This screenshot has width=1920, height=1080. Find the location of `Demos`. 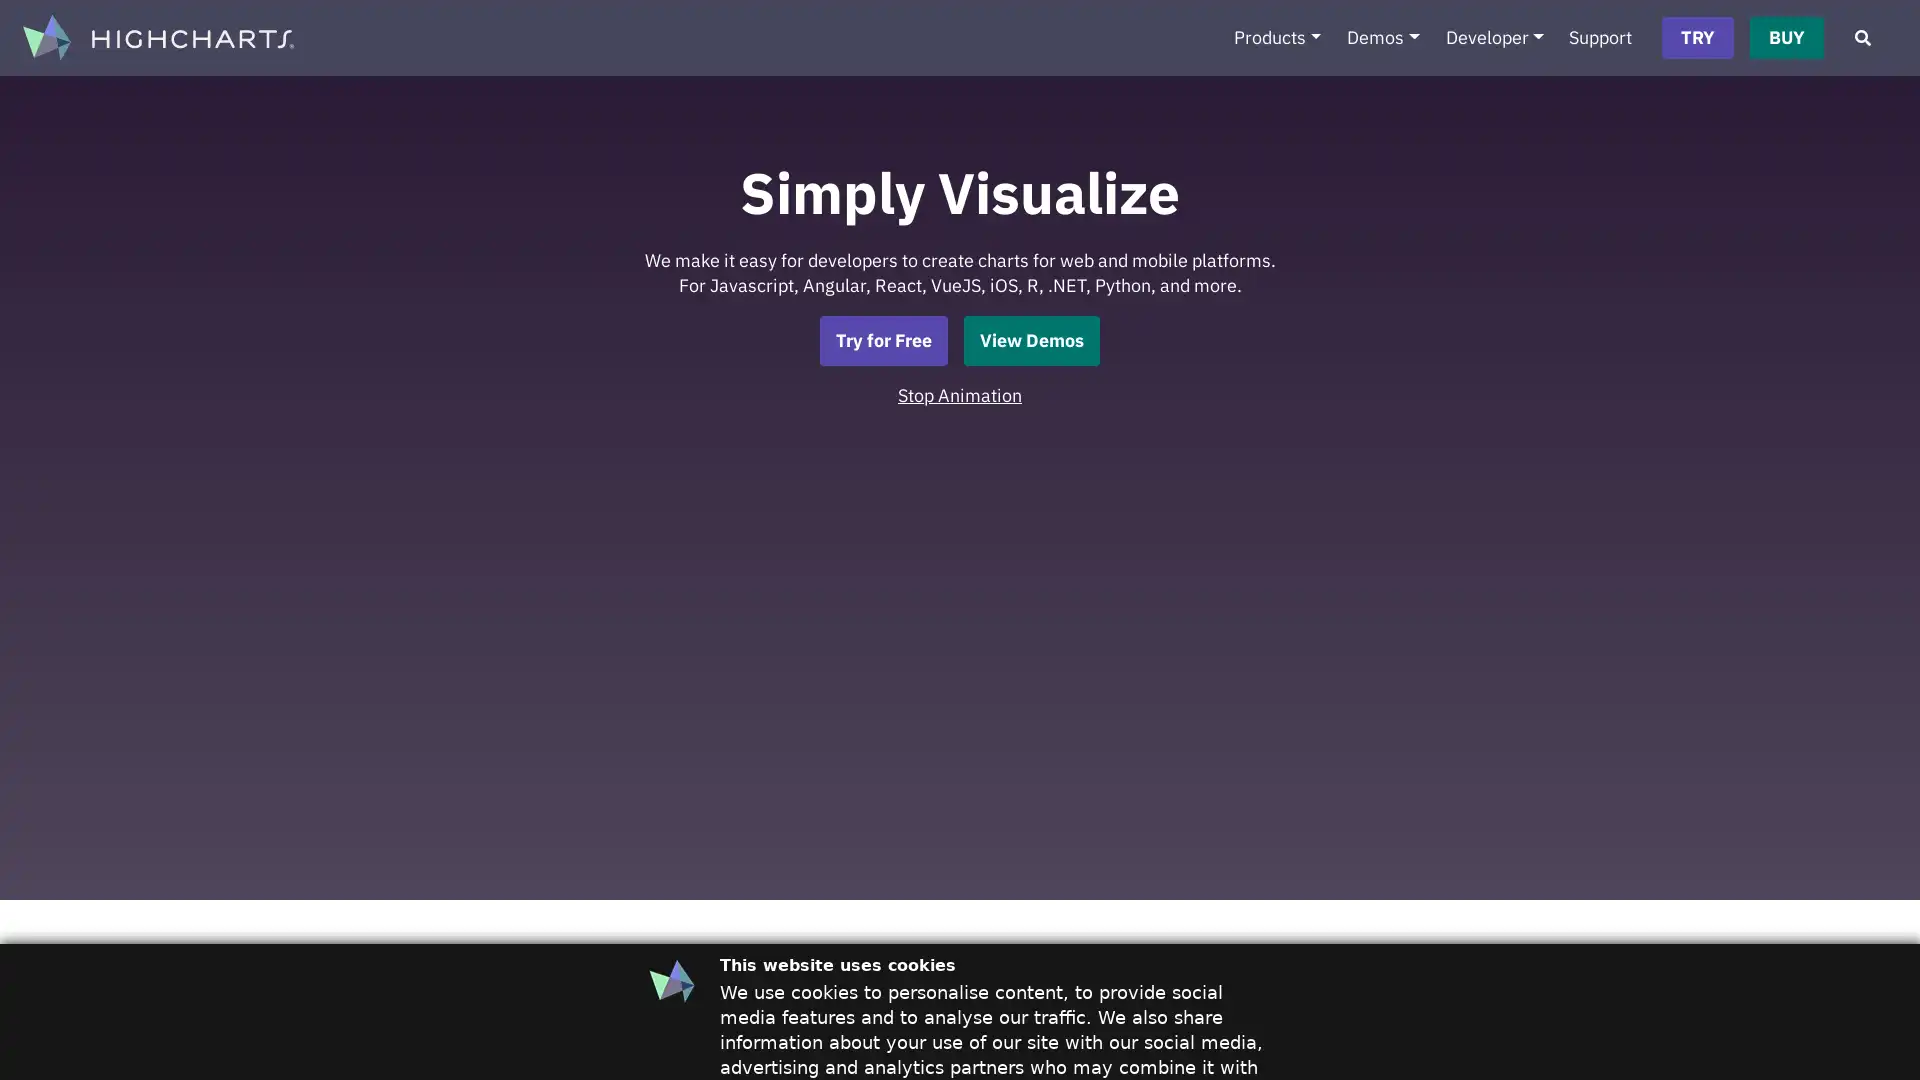

Demos is located at coordinates (1381, 38).